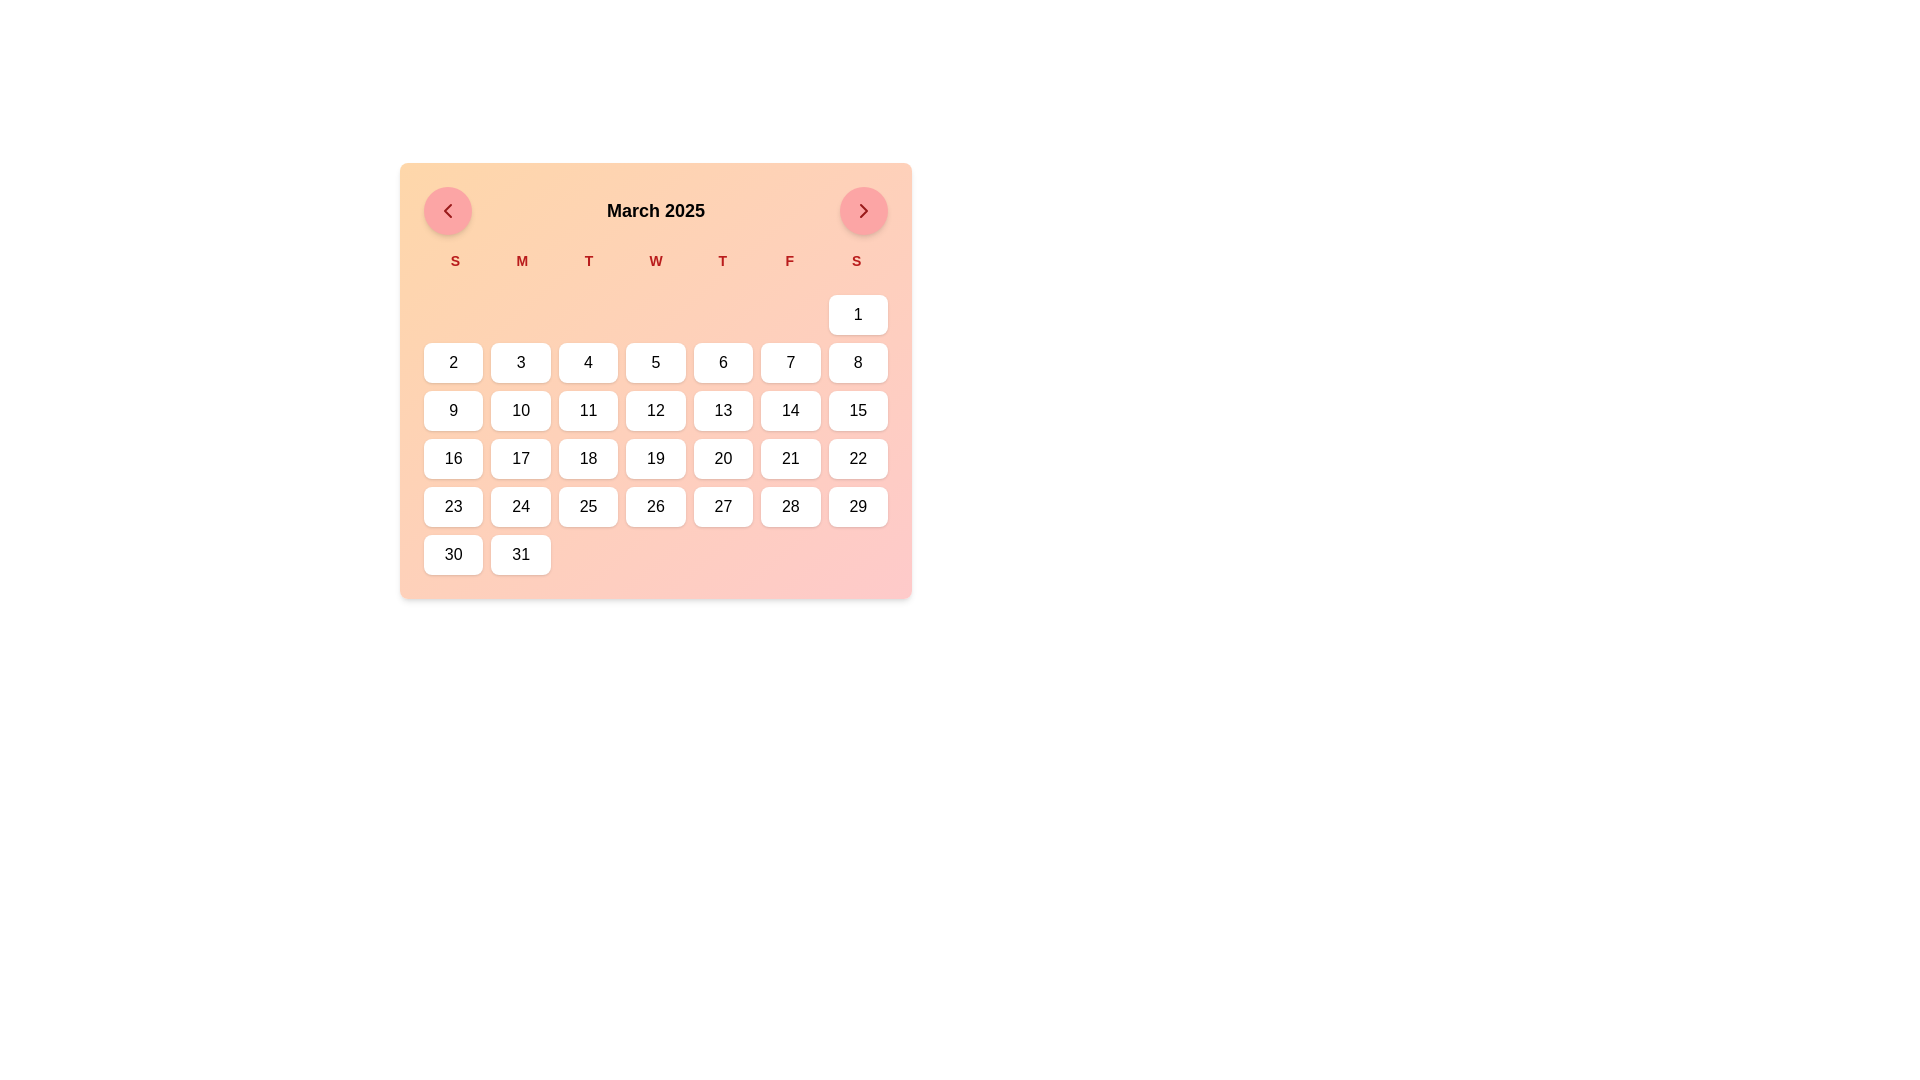 Image resolution: width=1920 pixels, height=1080 pixels. What do you see at coordinates (721, 260) in the screenshot?
I see `the text label representing Thursday, which is the fifth item in the sequence of days of the week, located in the top section of the calendar` at bounding box center [721, 260].